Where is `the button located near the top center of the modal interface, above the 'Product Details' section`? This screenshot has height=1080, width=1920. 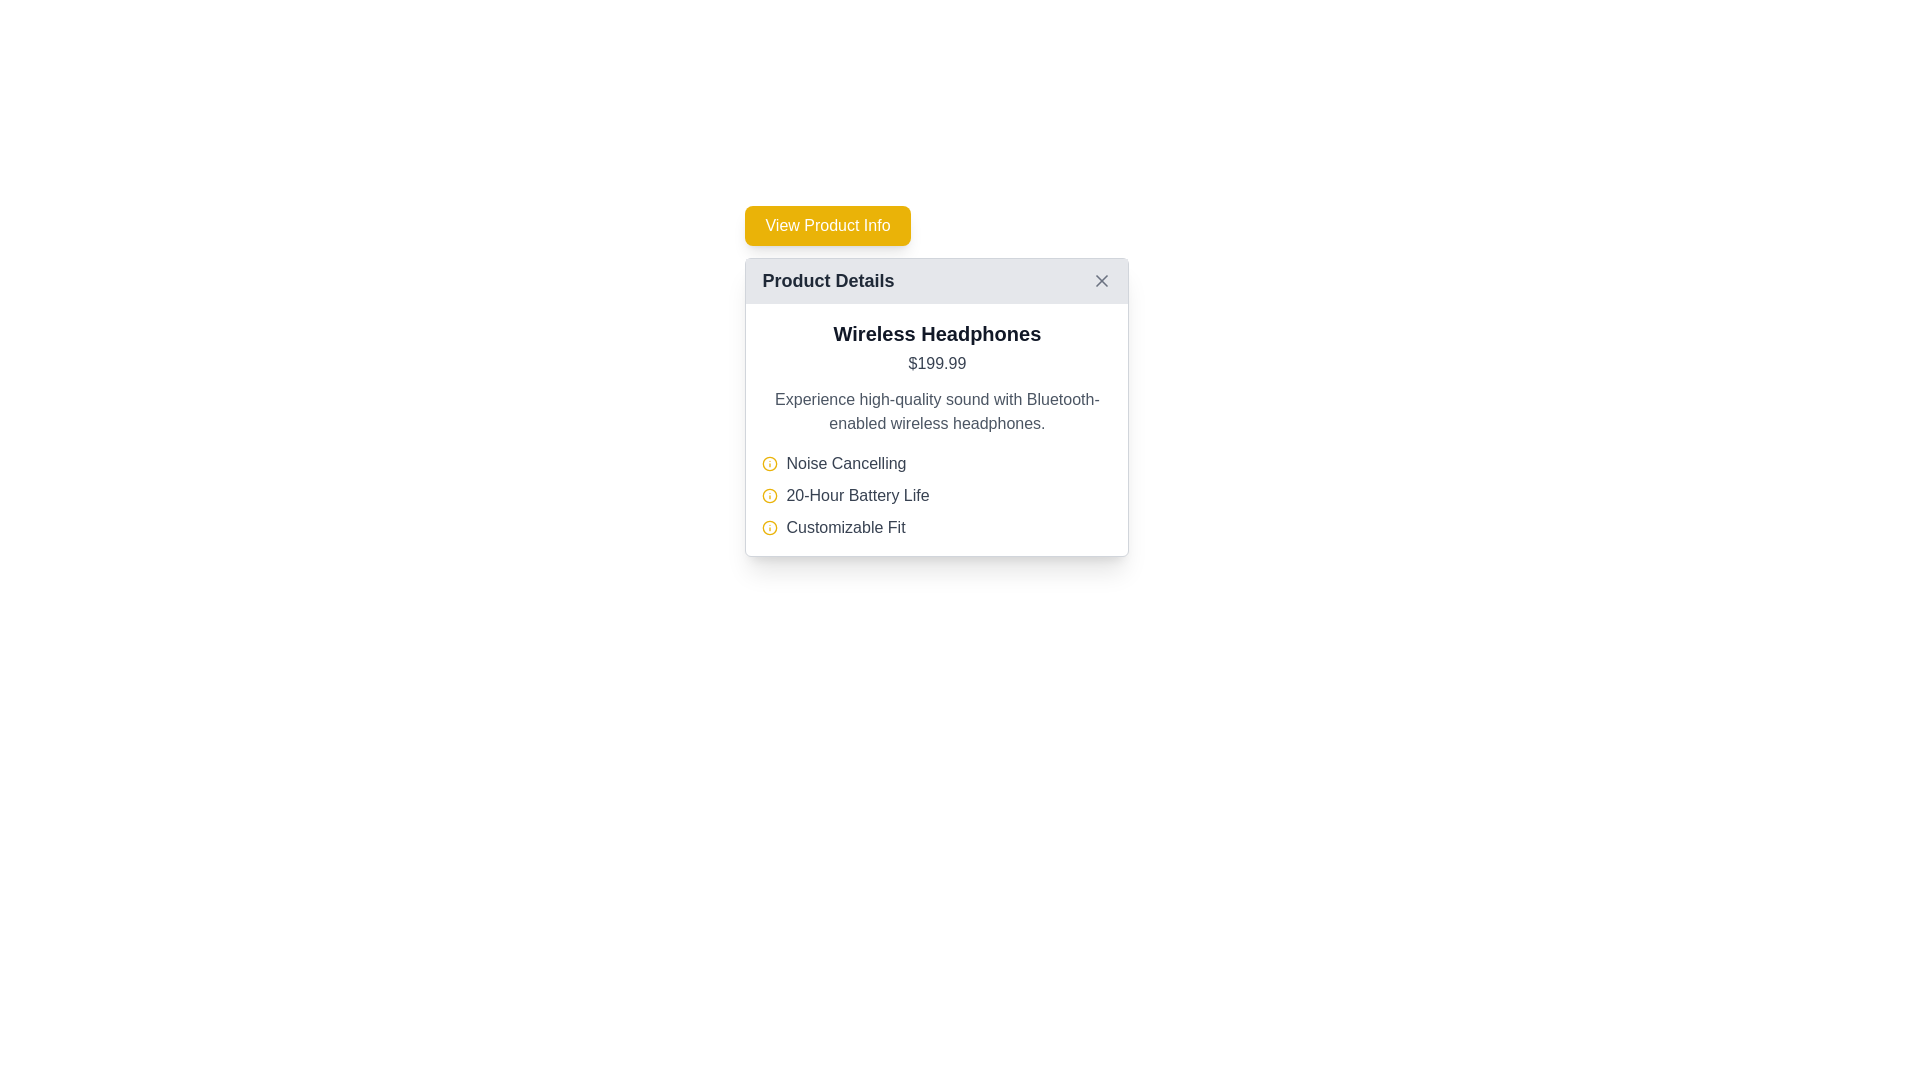 the button located near the top center of the modal interface, above the 'Product Details' section is located at coordinates (827, 225).